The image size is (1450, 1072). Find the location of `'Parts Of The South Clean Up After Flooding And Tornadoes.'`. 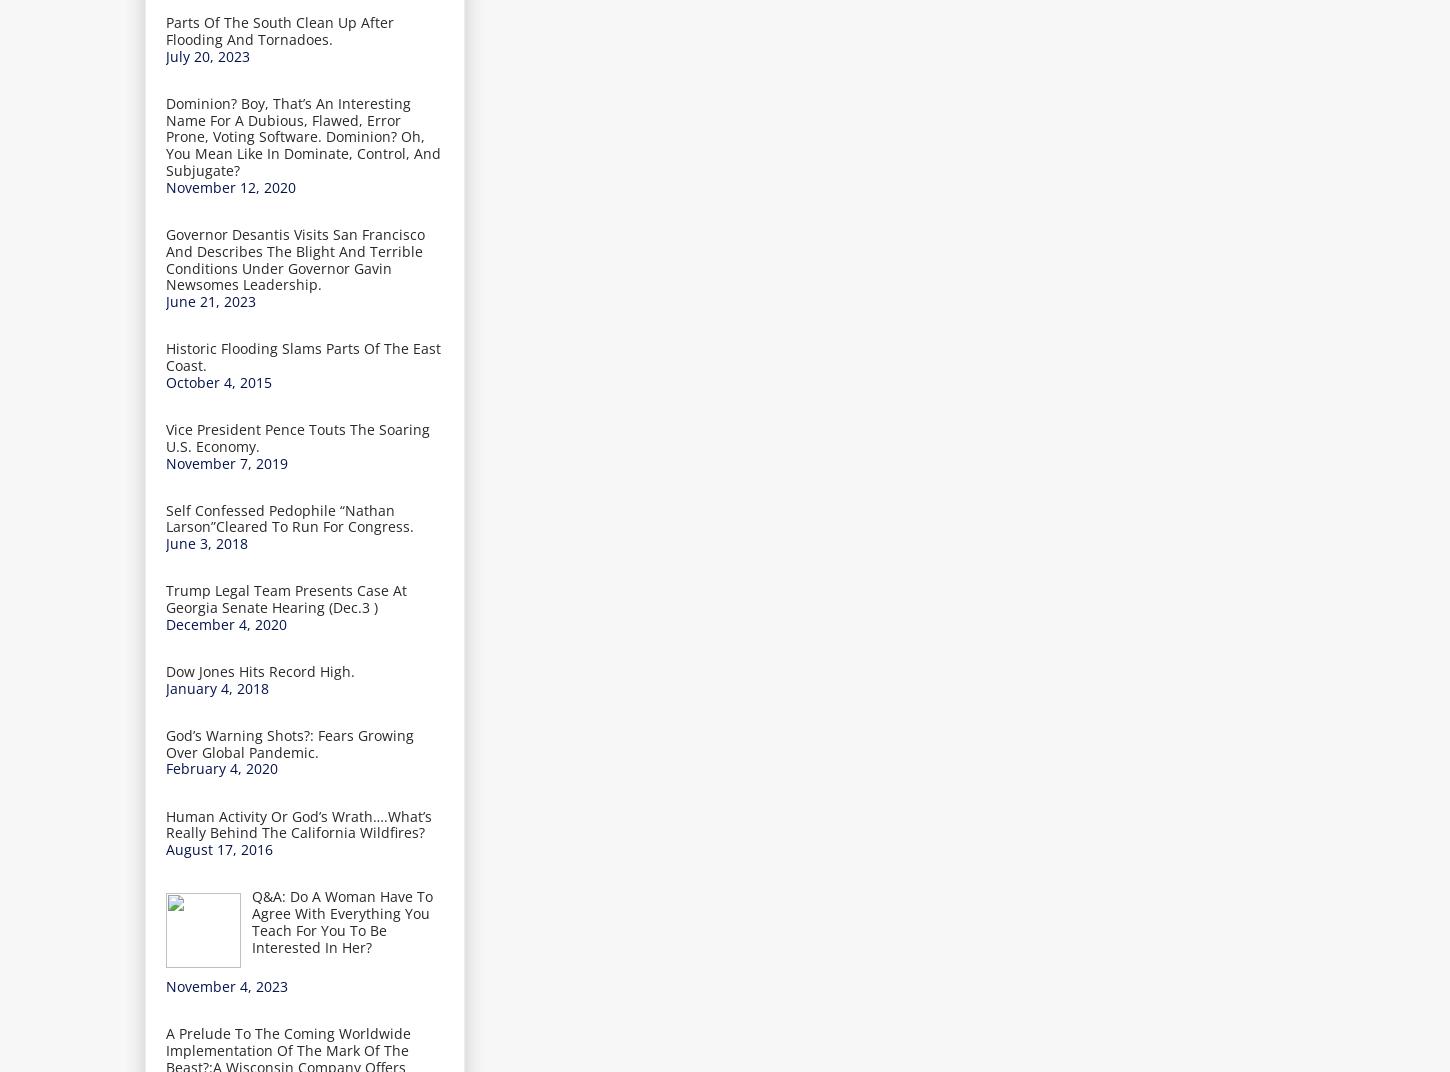

'Parts Of The South Clean Up After Flooding And Tornadoes.' is located at coordinates (279, 29).